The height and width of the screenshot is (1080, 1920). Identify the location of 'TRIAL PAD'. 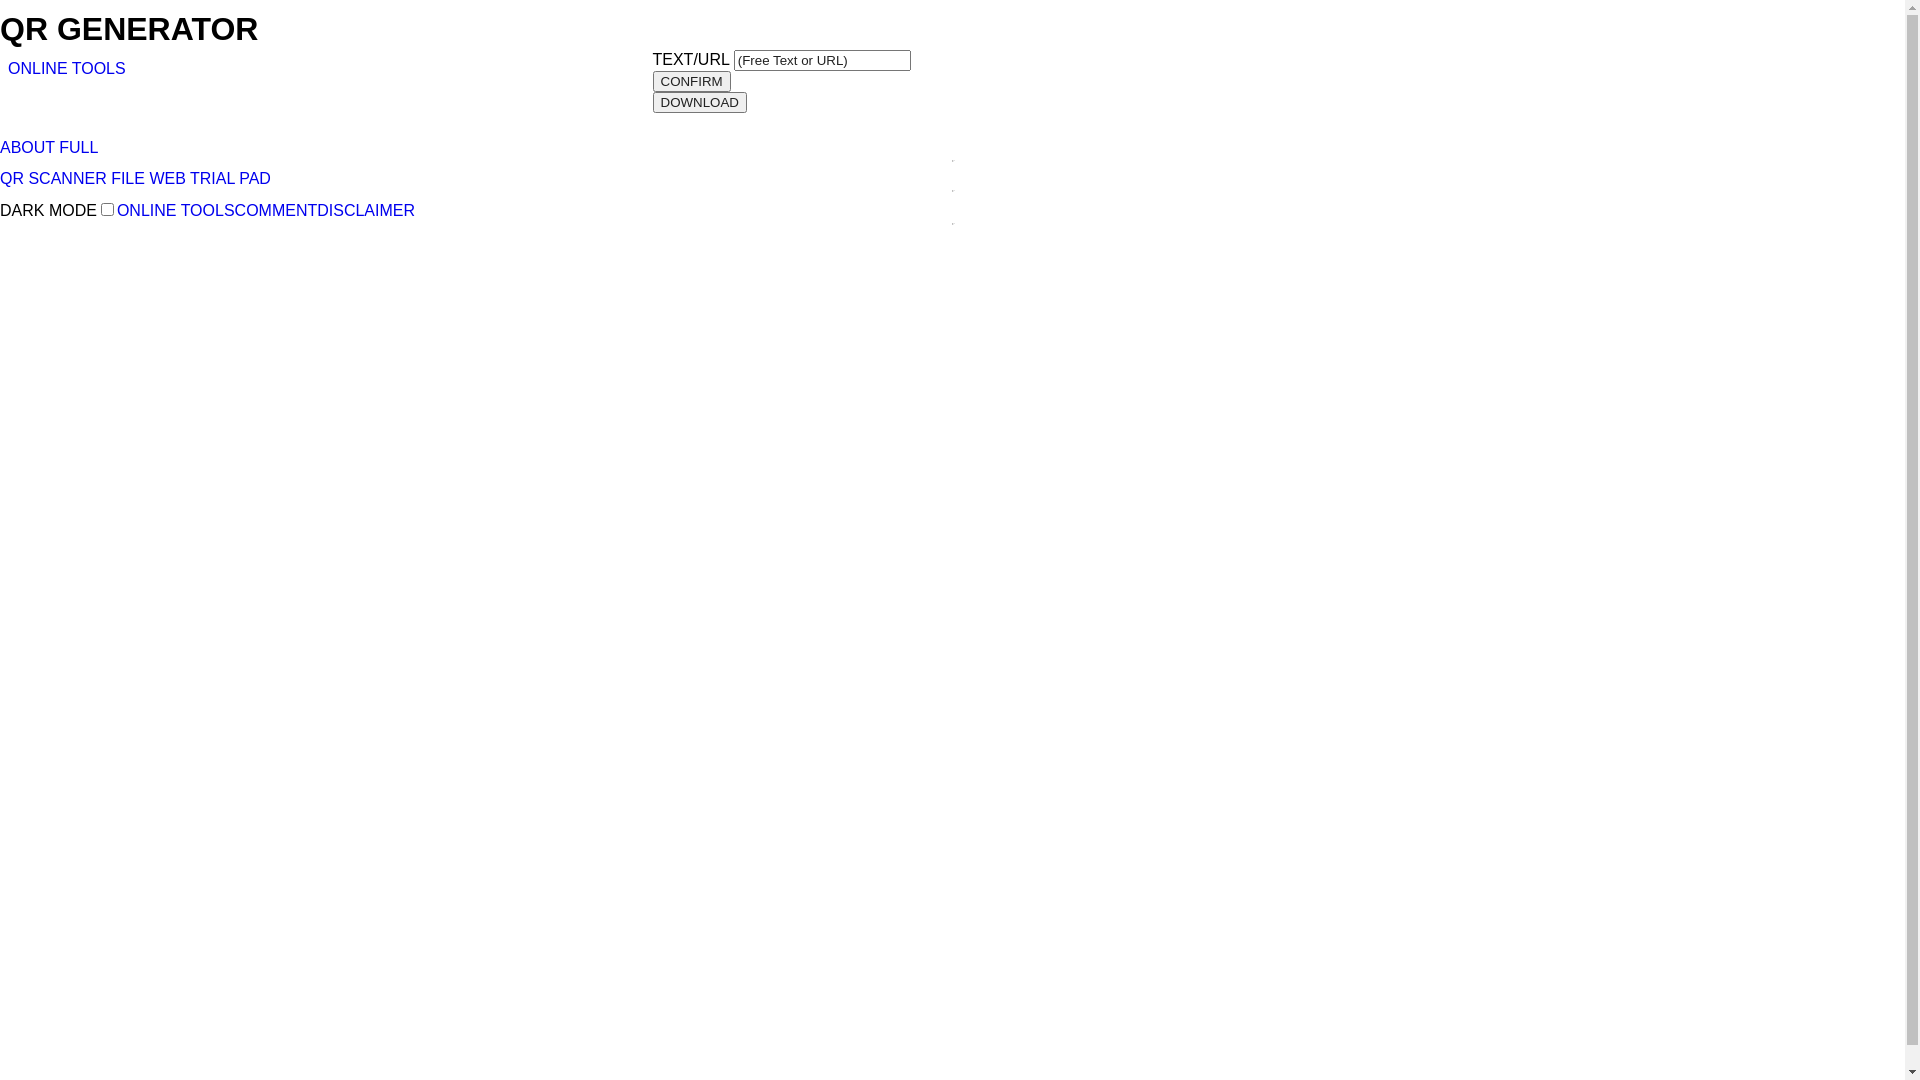
(190, 177).